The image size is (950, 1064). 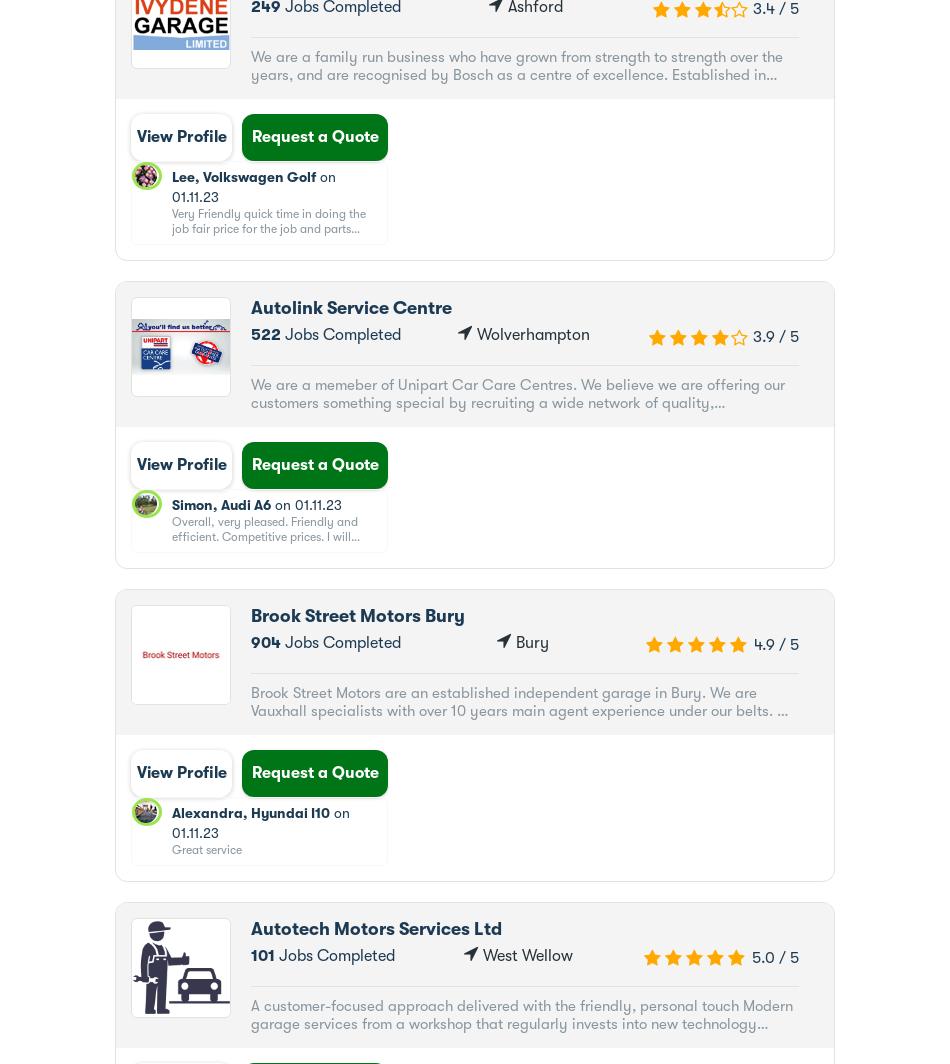 What do you see at coordinates (356, 615) in the screenshot?
I see `'Brook Street Motors Bury'` at bounding box center [356, 615].